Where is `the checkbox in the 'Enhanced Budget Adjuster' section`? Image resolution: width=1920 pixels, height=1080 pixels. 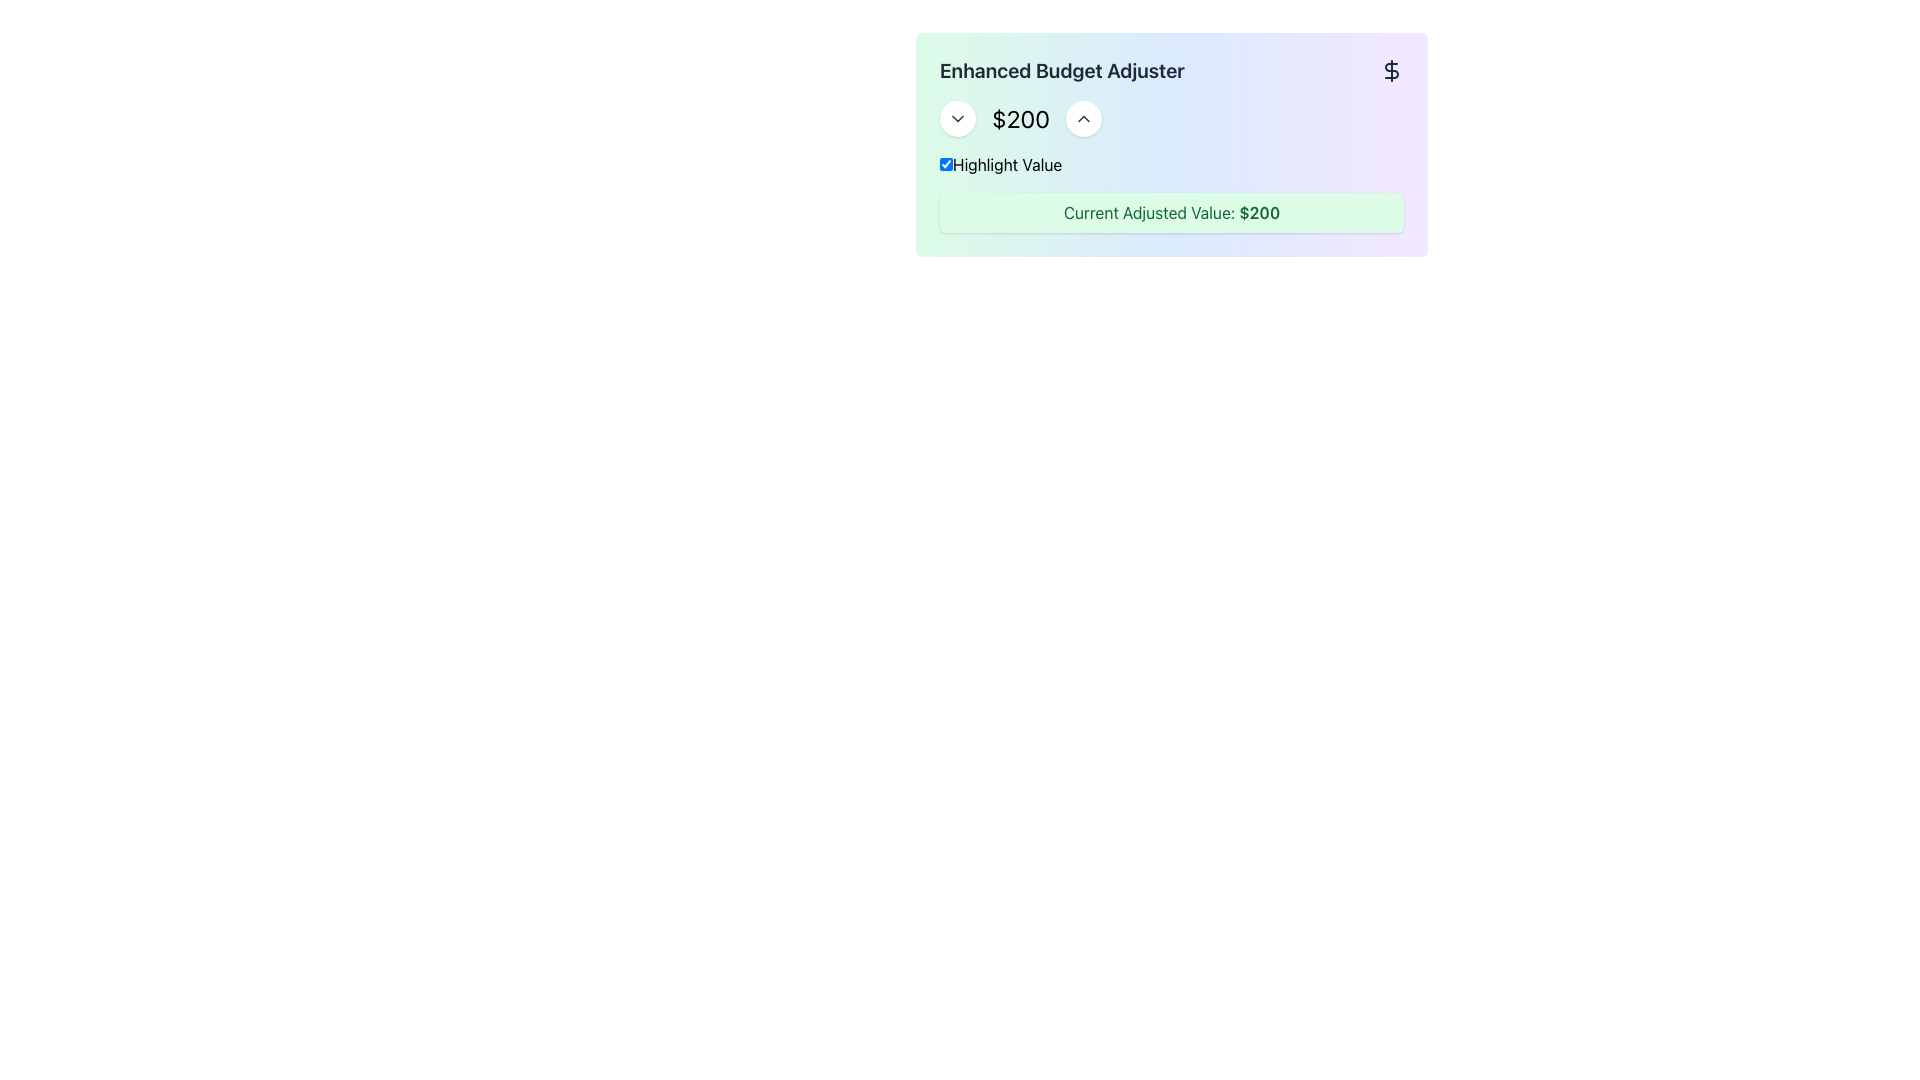 the checkbox in the 'Enhanced Budget Adjuster' section is located at coordinates (945, 163).